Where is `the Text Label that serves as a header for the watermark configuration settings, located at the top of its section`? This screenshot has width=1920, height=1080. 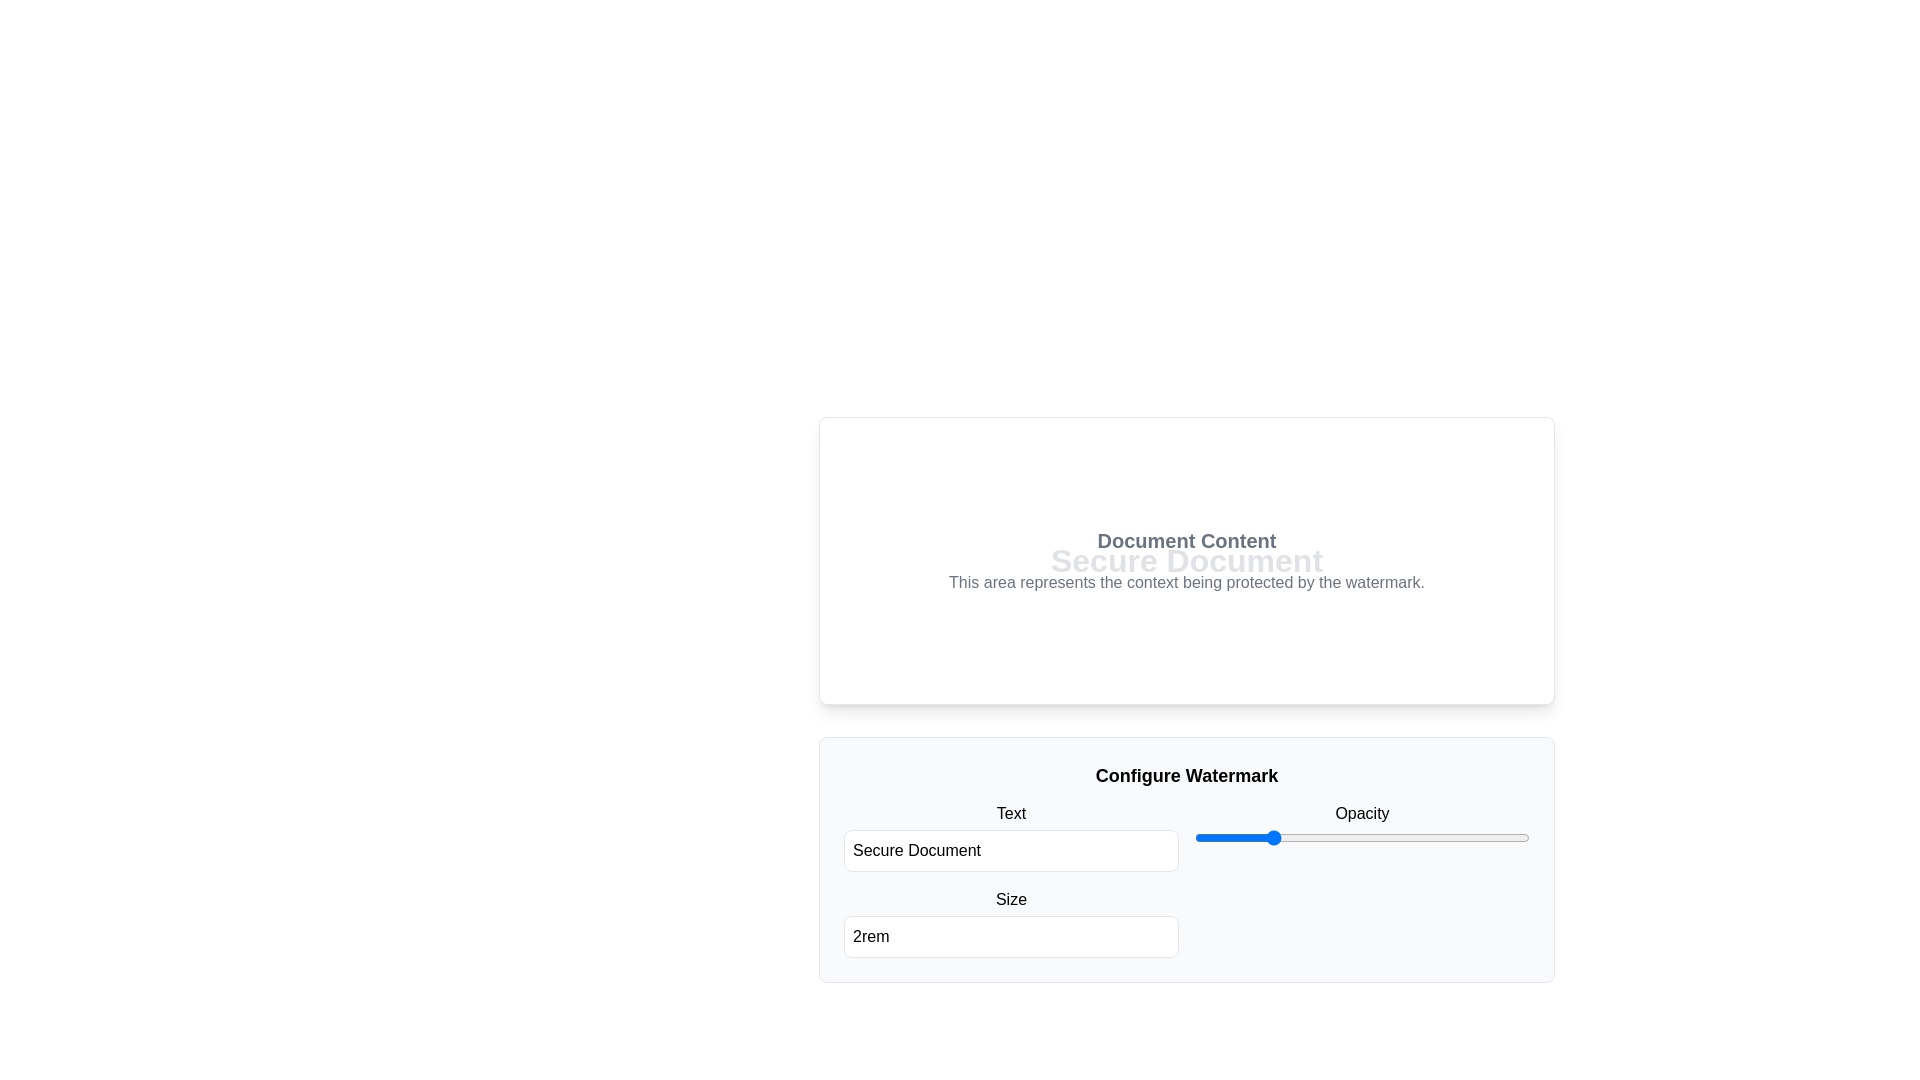
the Text Label that serves as a header for the watermark configuration settings, located at the top of its section is located at coordinates (1186, 774).